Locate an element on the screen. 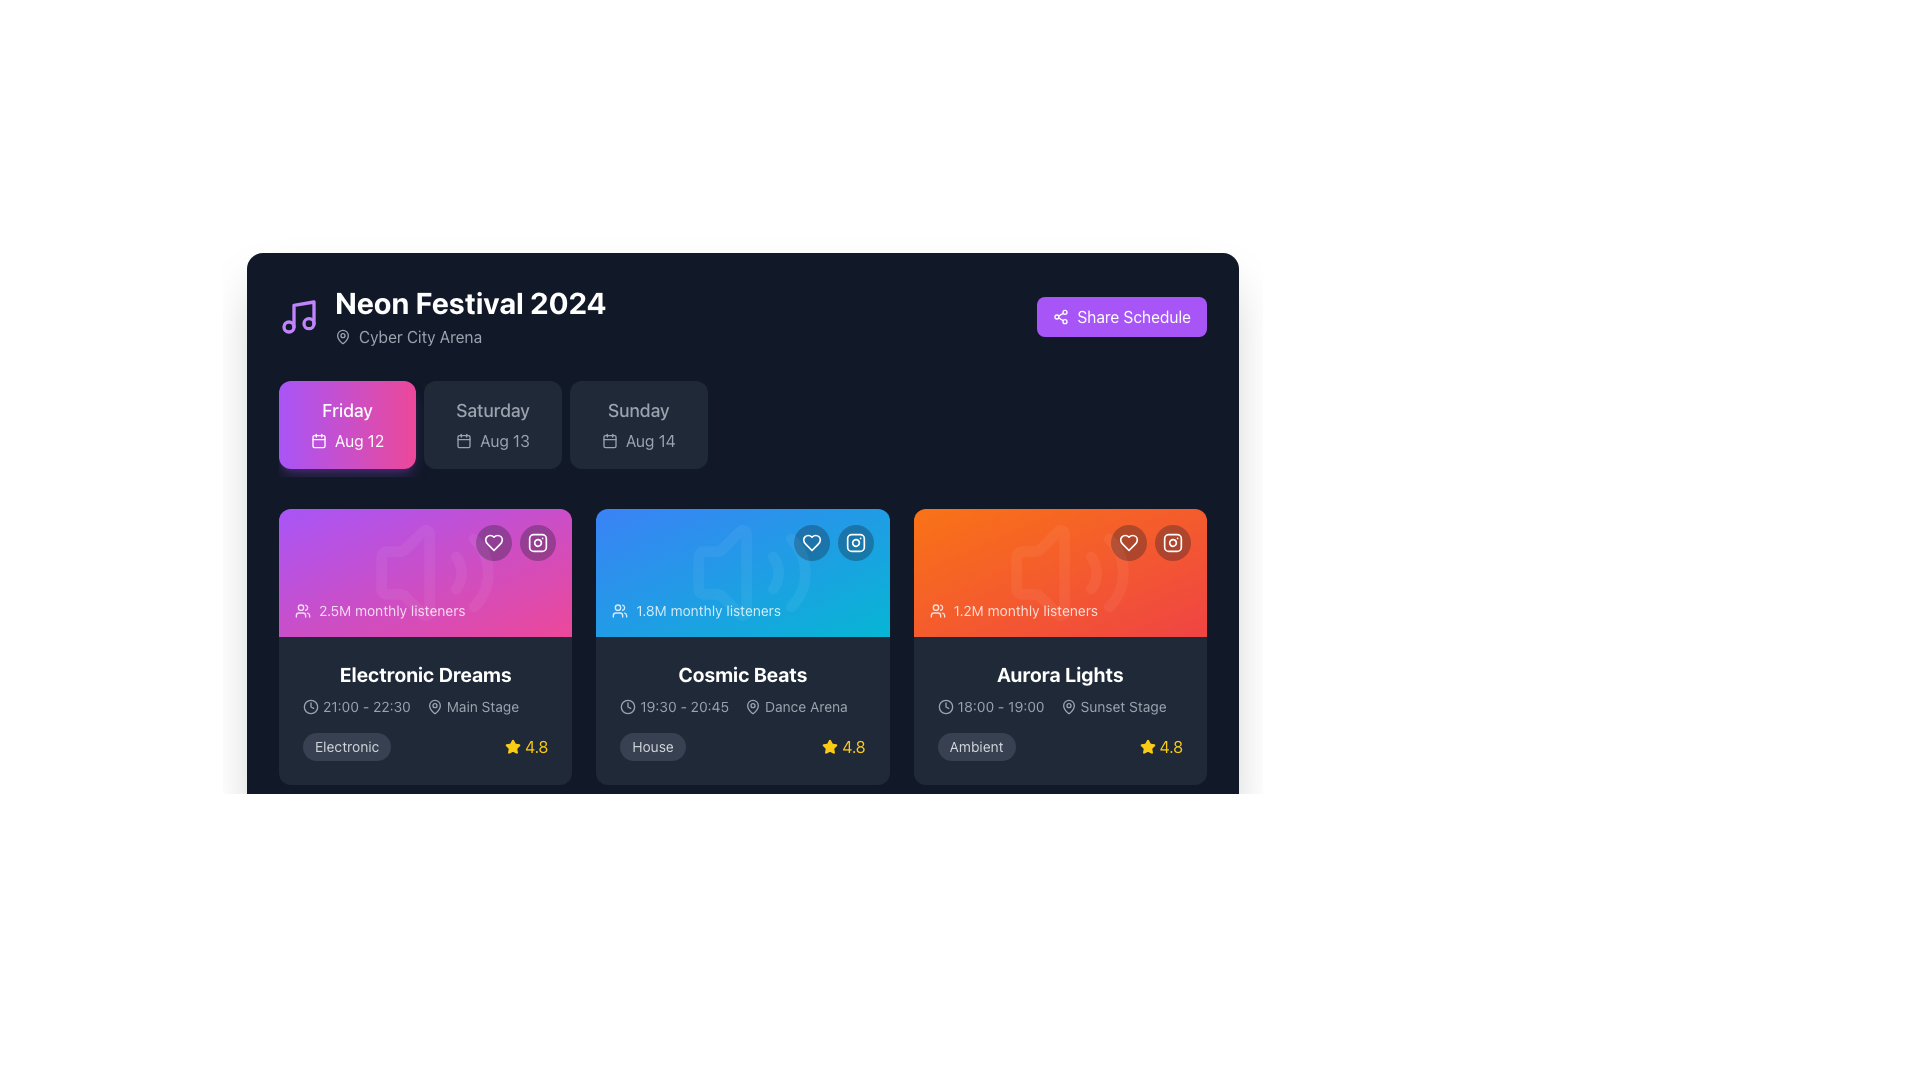  the icon button group consisting of a heart symbol and an Instagram logo located in the top-right corner of the pink card labeled 'Electronic Dreams.' is located at coordinates (516, 543).